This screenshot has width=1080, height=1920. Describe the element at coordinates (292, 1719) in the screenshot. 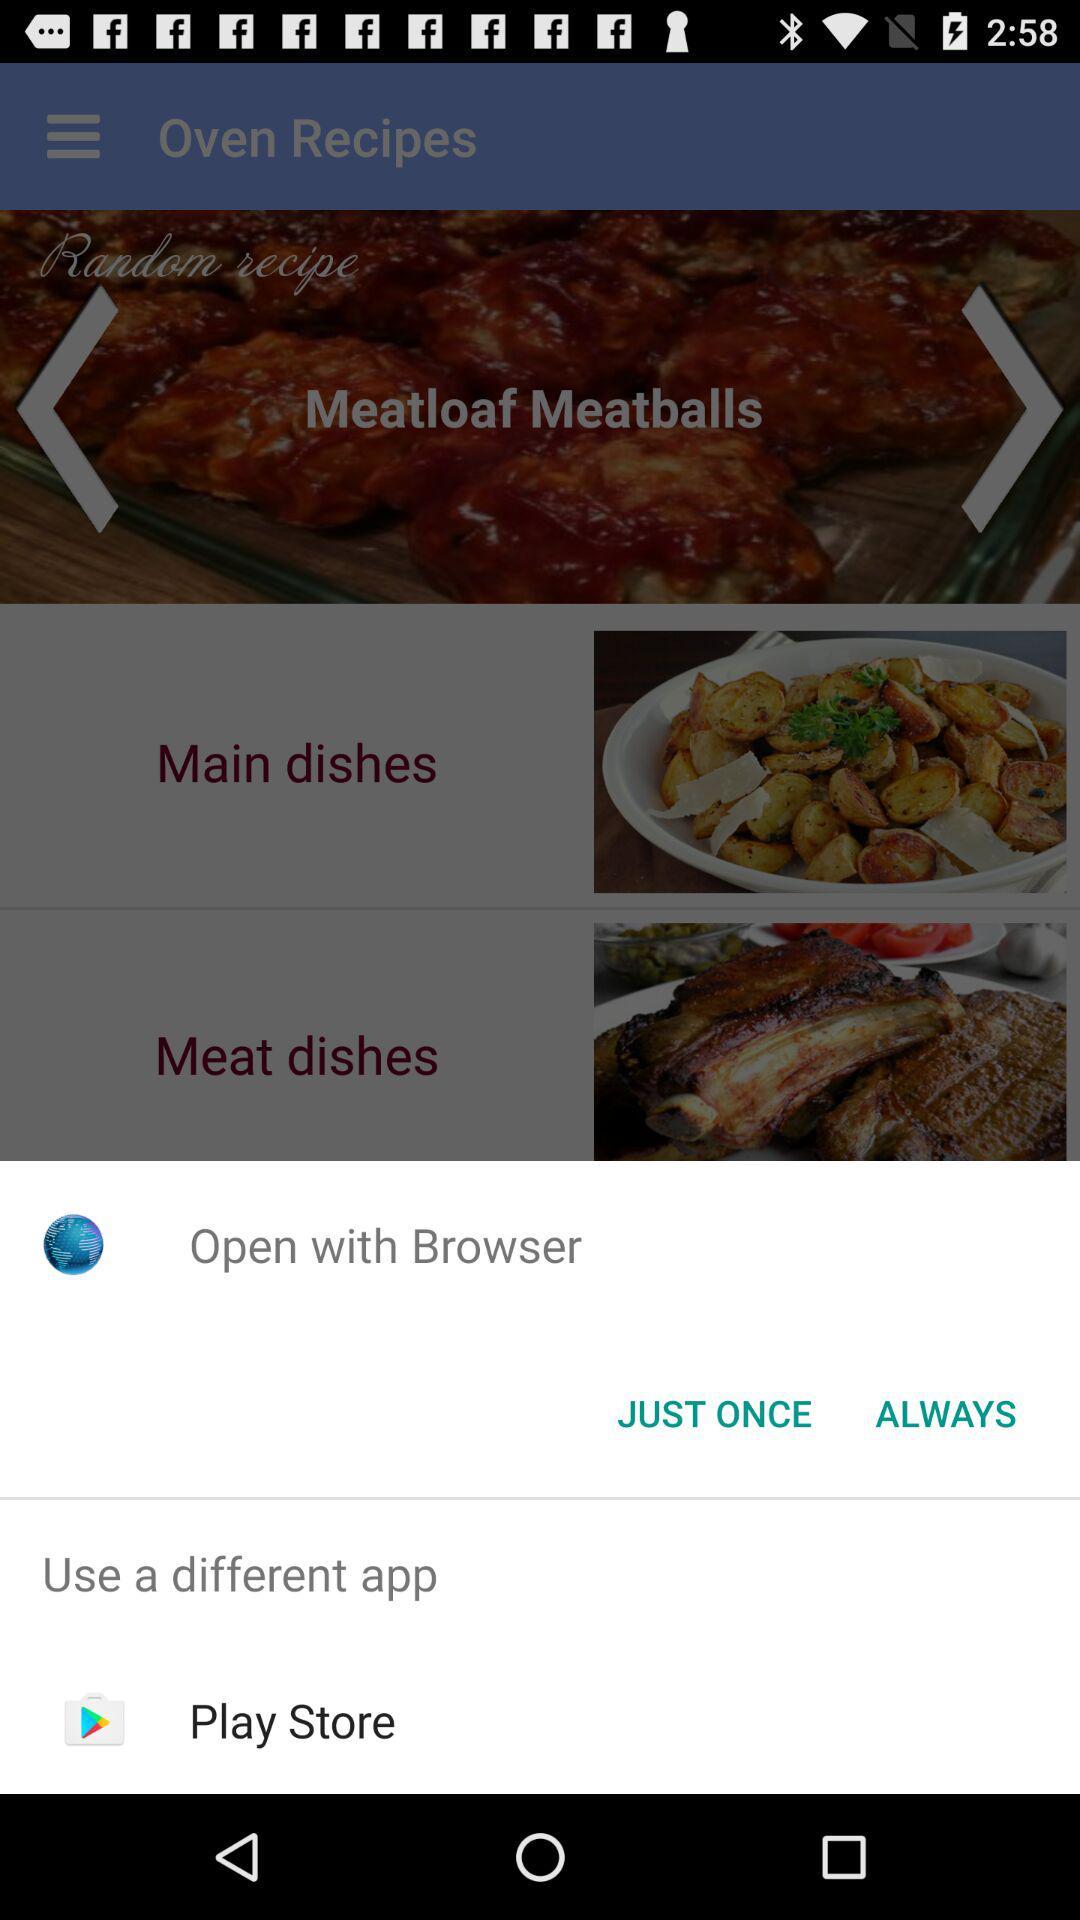

I see `app below the use a different` at that location.